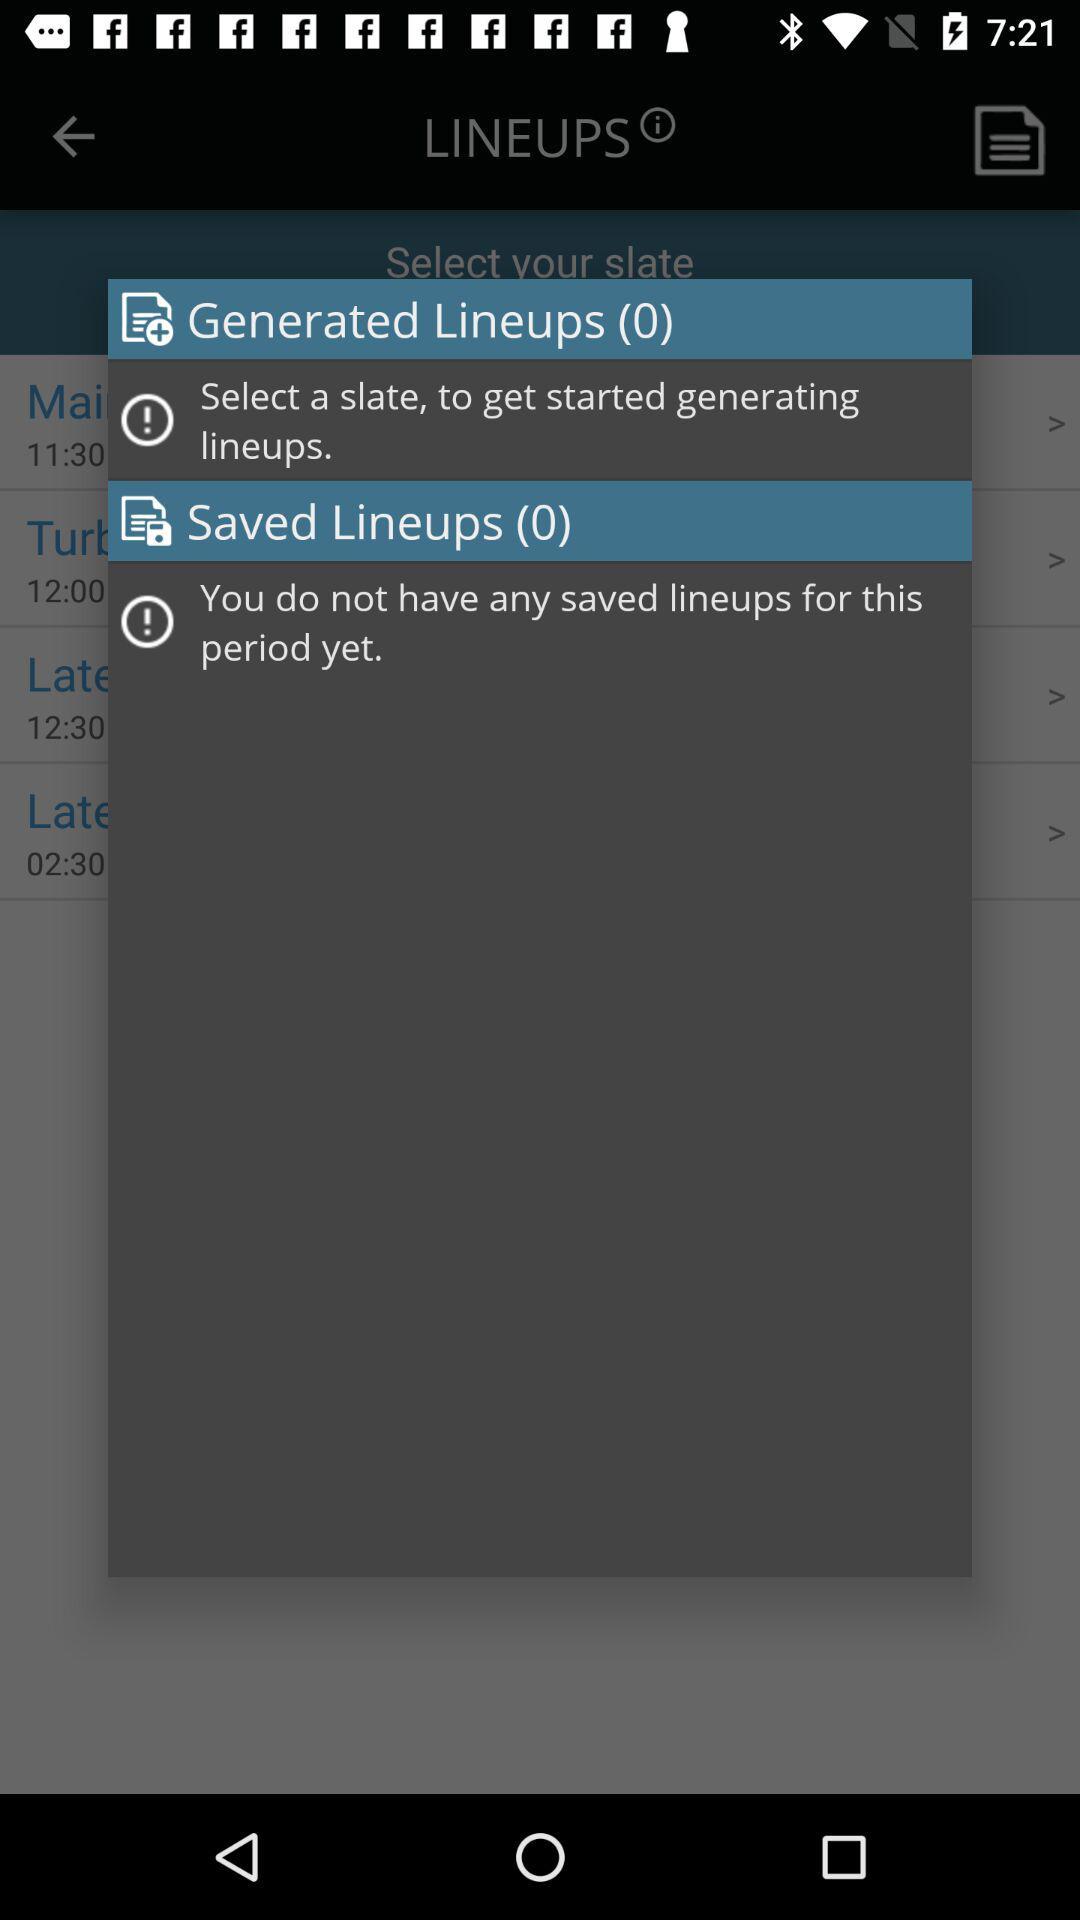  What do you see at coordinates (579, 419) in the screenshot?
I see `item above the saved lineups (0) icon` at bounding box center [579, 419].